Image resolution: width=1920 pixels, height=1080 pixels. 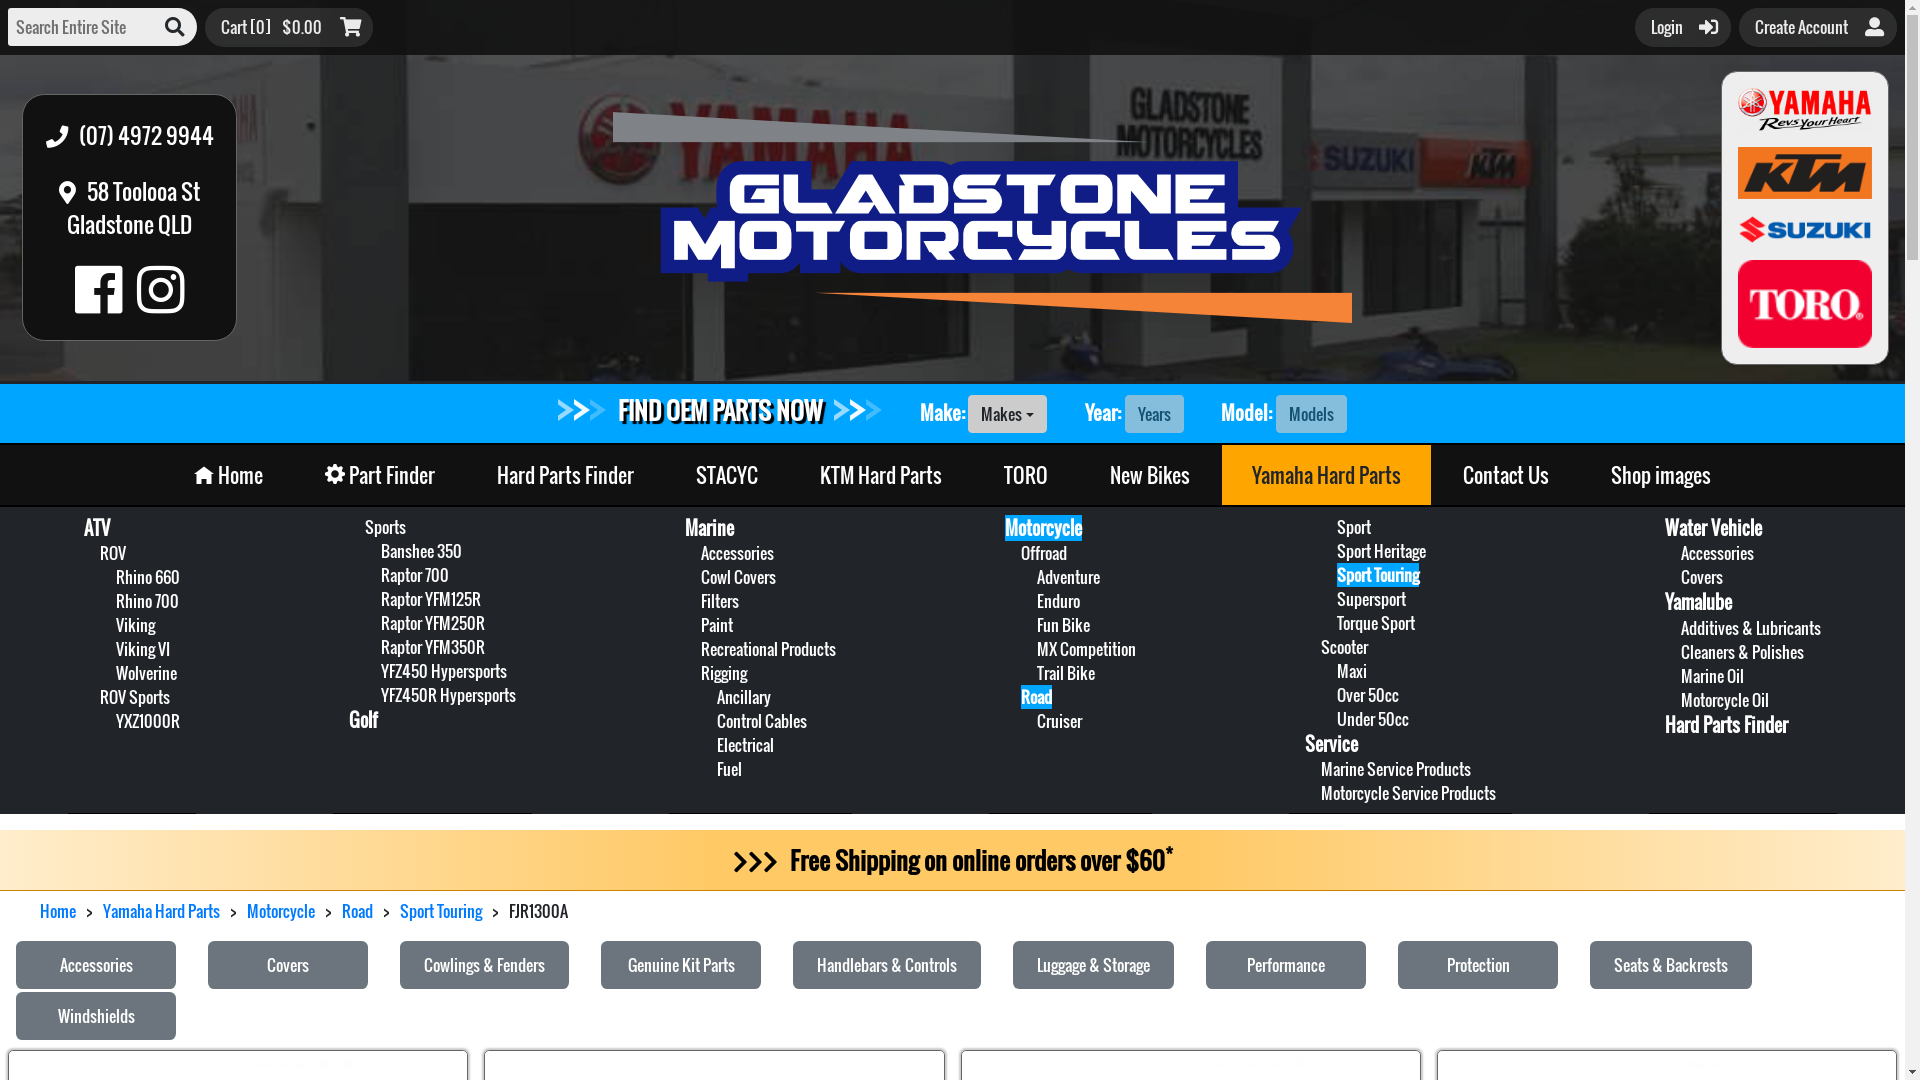 I want to click on 'Enduro', so click(x=1057, y=600).